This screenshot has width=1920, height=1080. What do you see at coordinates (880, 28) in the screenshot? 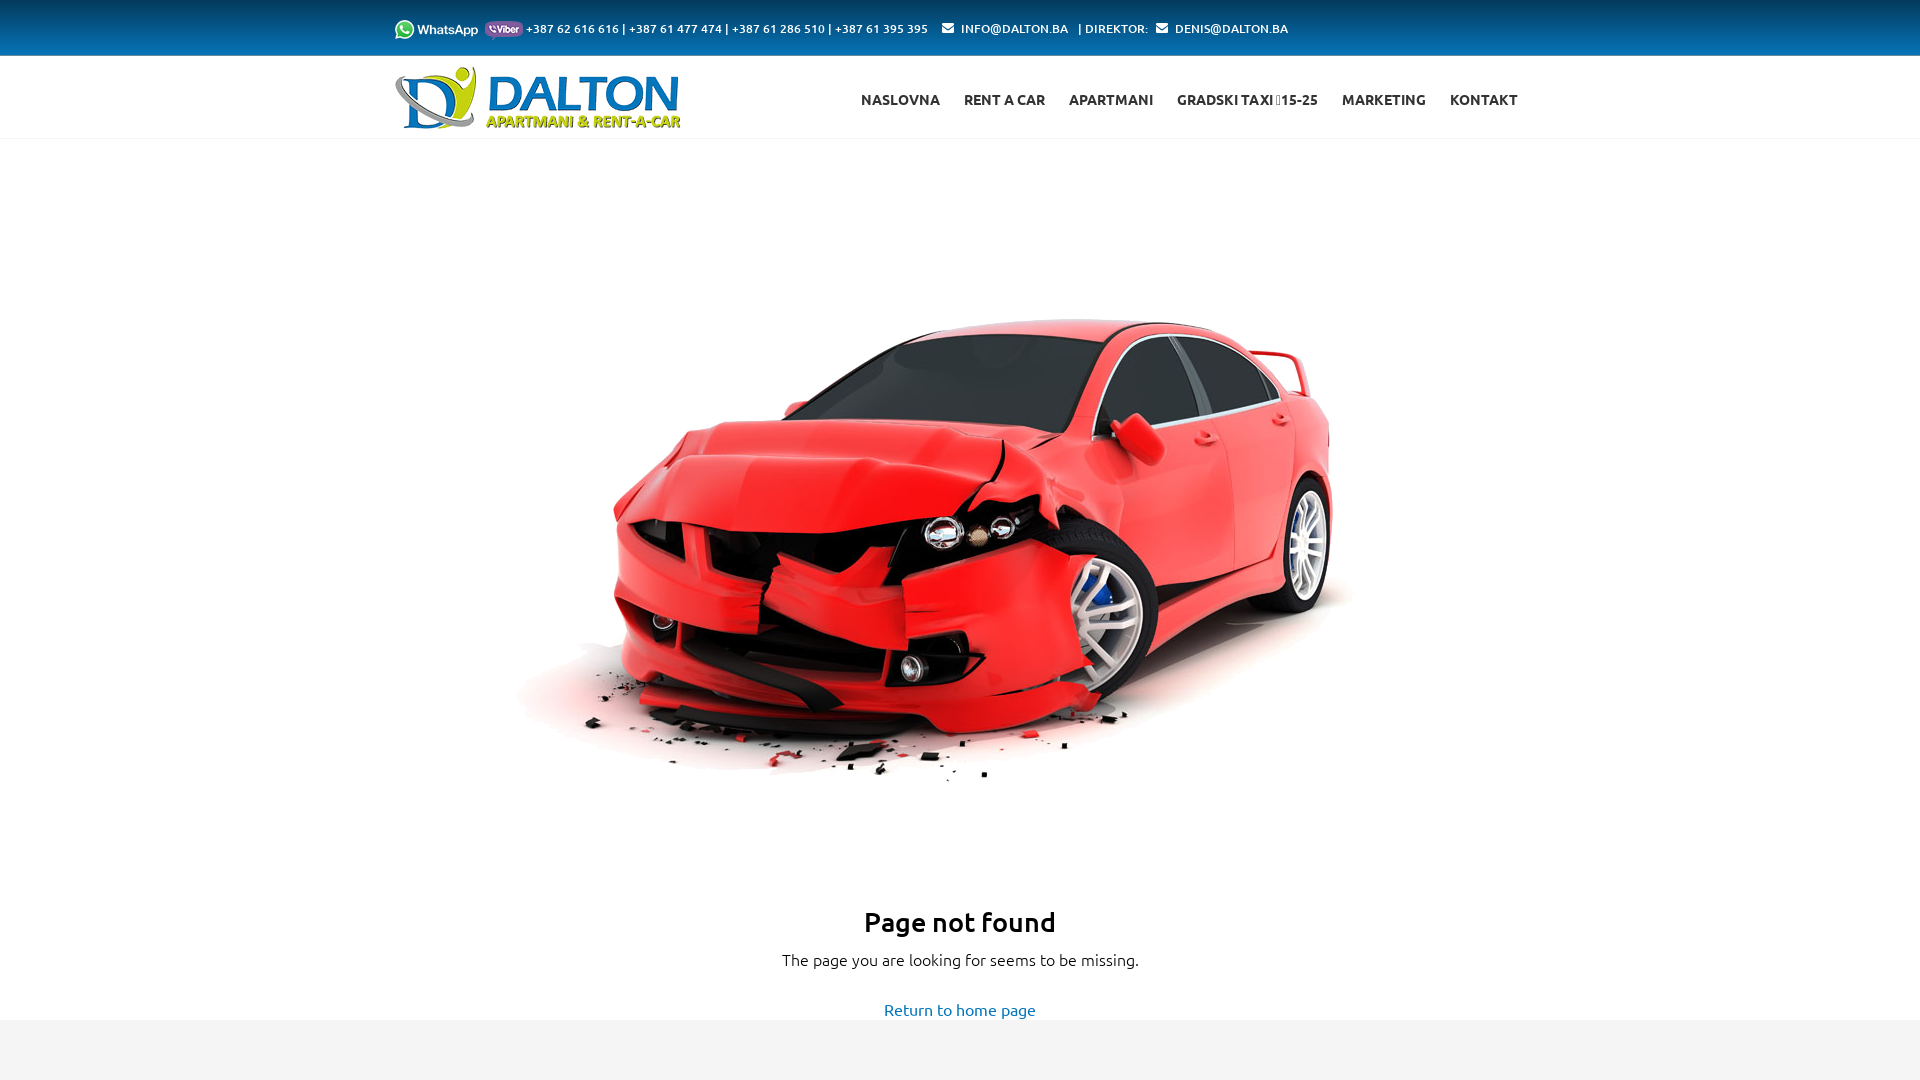
I see `'+387 61 395 395'` at bounding box center [880, 28].